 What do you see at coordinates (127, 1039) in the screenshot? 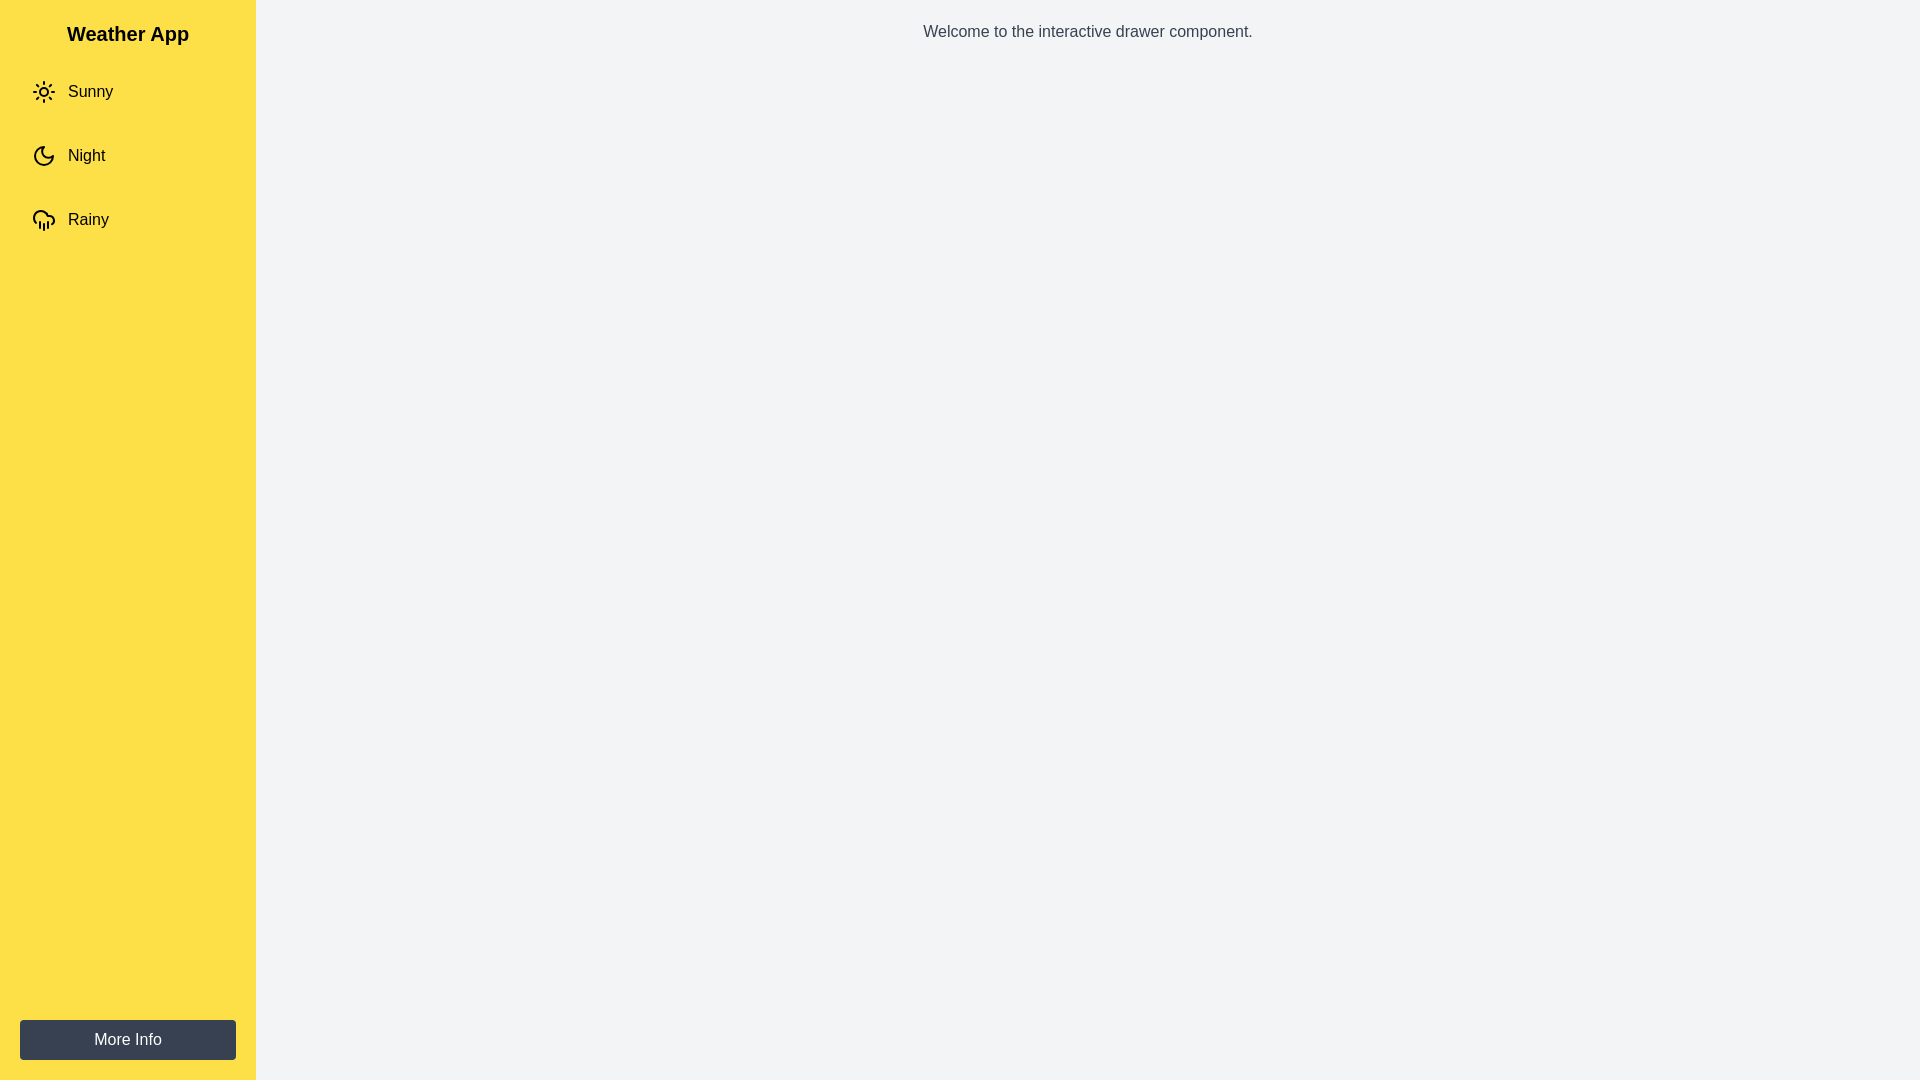
I see `the button located at the bottom of the yellow panel on the left side of the application interface` at bounding box center [127, 1039].